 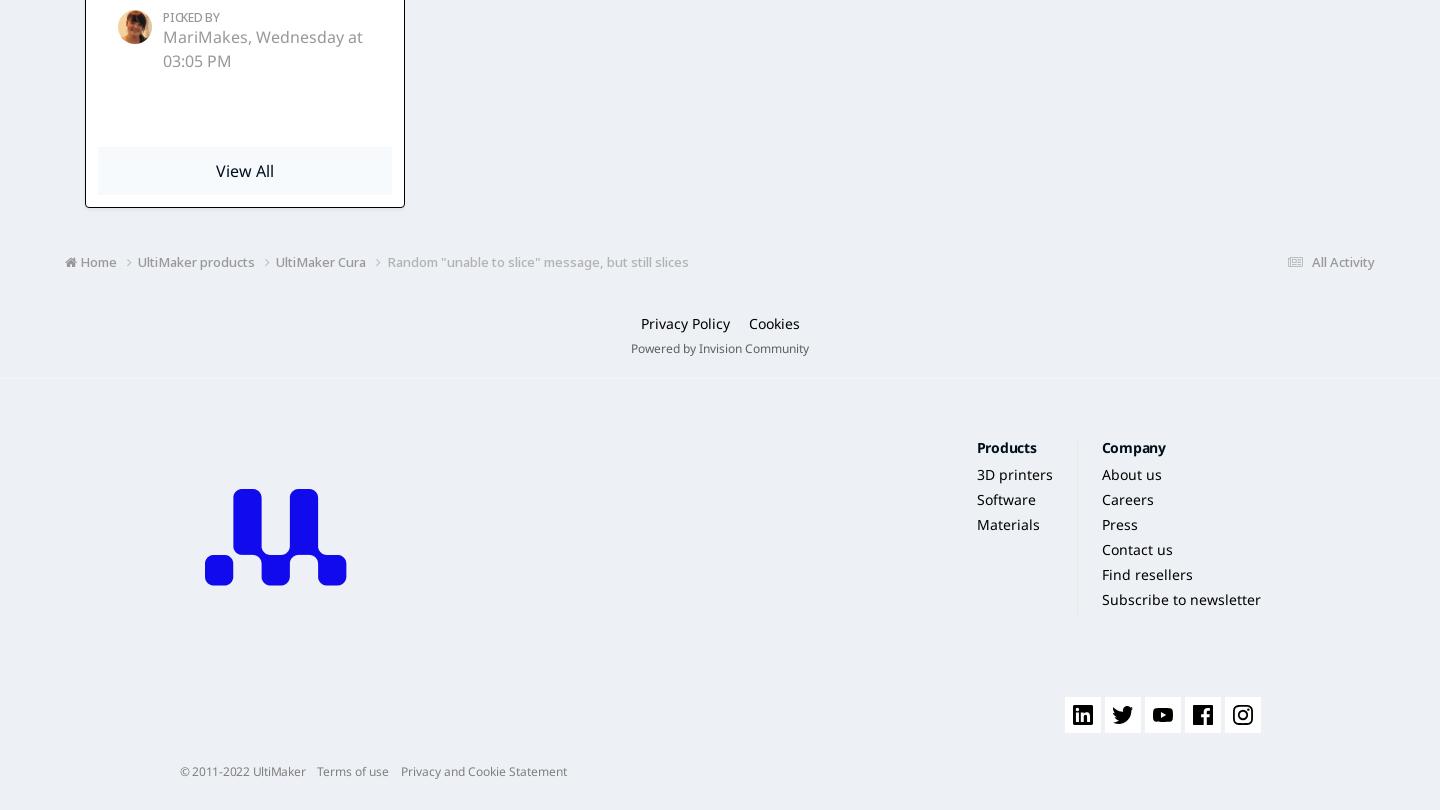 What do you see at coordinates (1004, 499) in the screenshot?
I see `'Software'` at bounding box center [1004, 499].